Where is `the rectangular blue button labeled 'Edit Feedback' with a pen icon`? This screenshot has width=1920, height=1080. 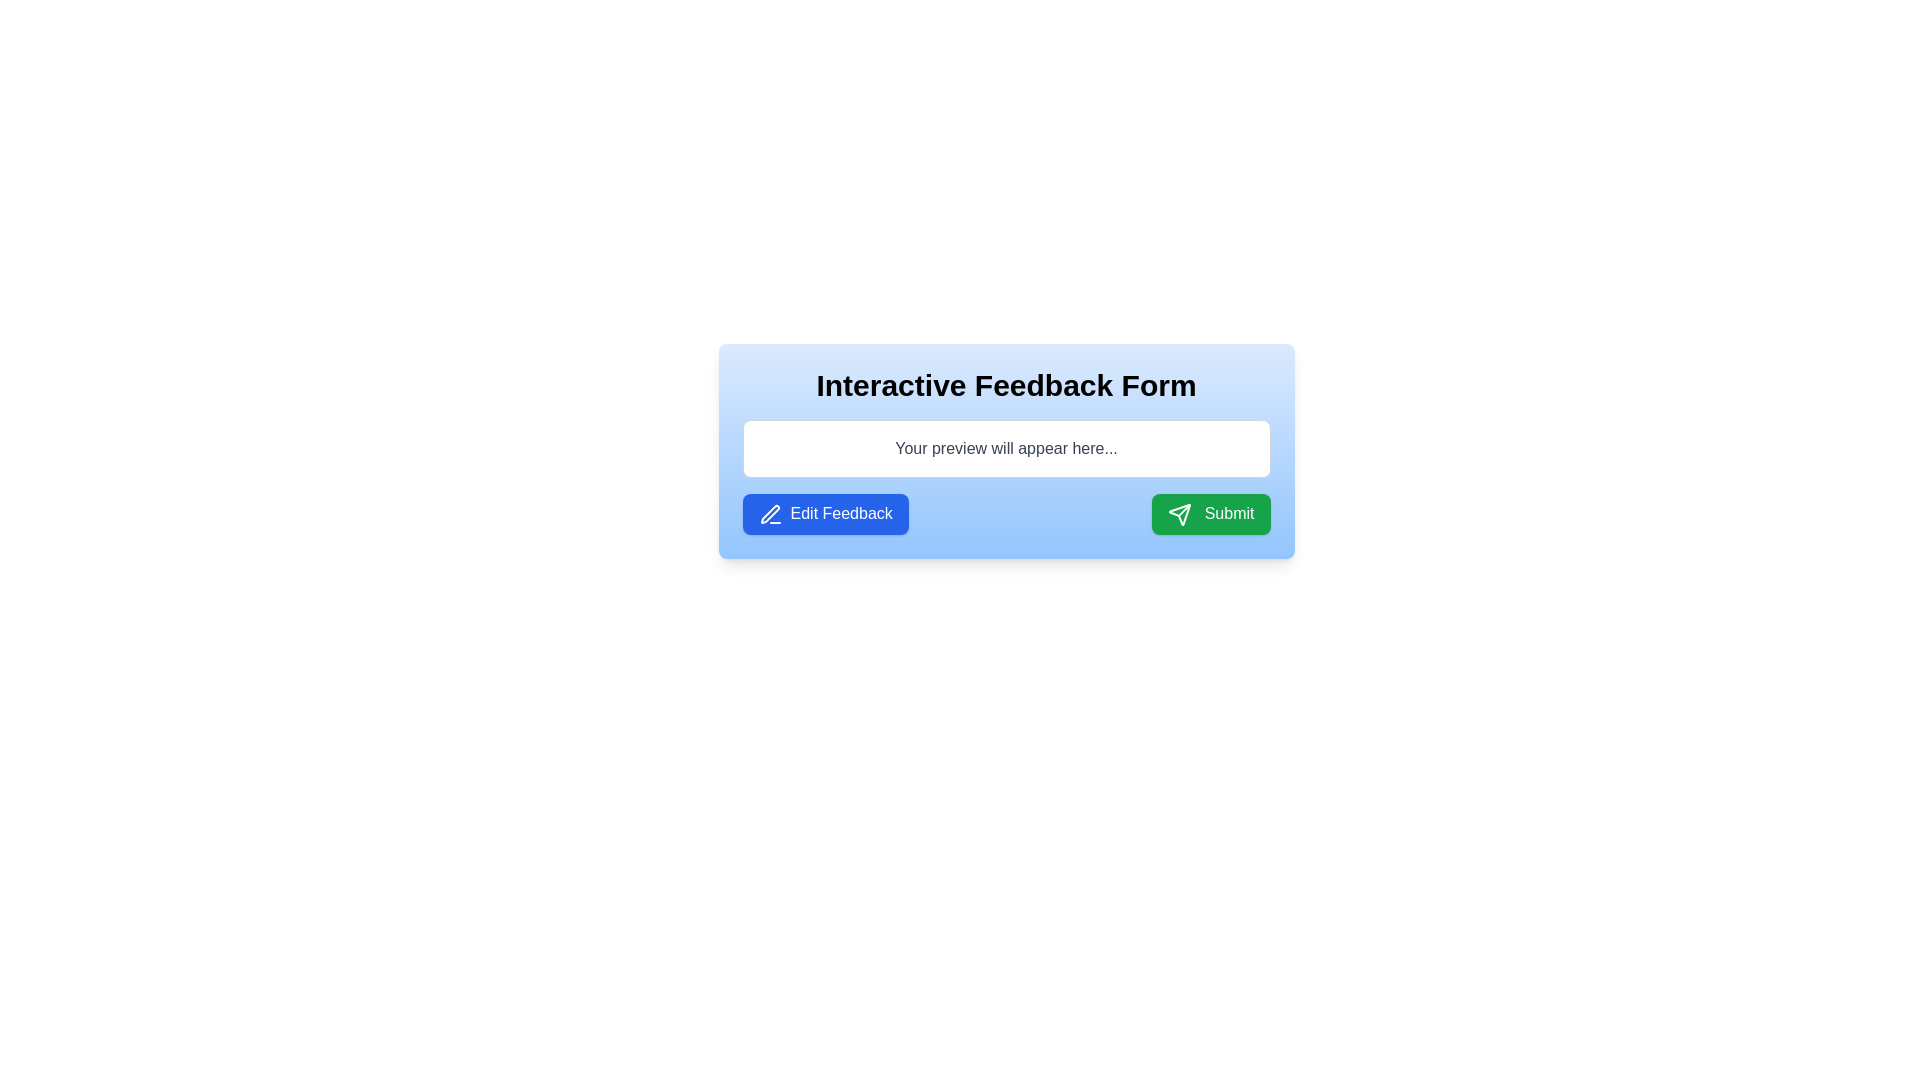
the rectangular blue button labeled 'Edit Feedback' with a pen icon is located at coordinates (825, 513).